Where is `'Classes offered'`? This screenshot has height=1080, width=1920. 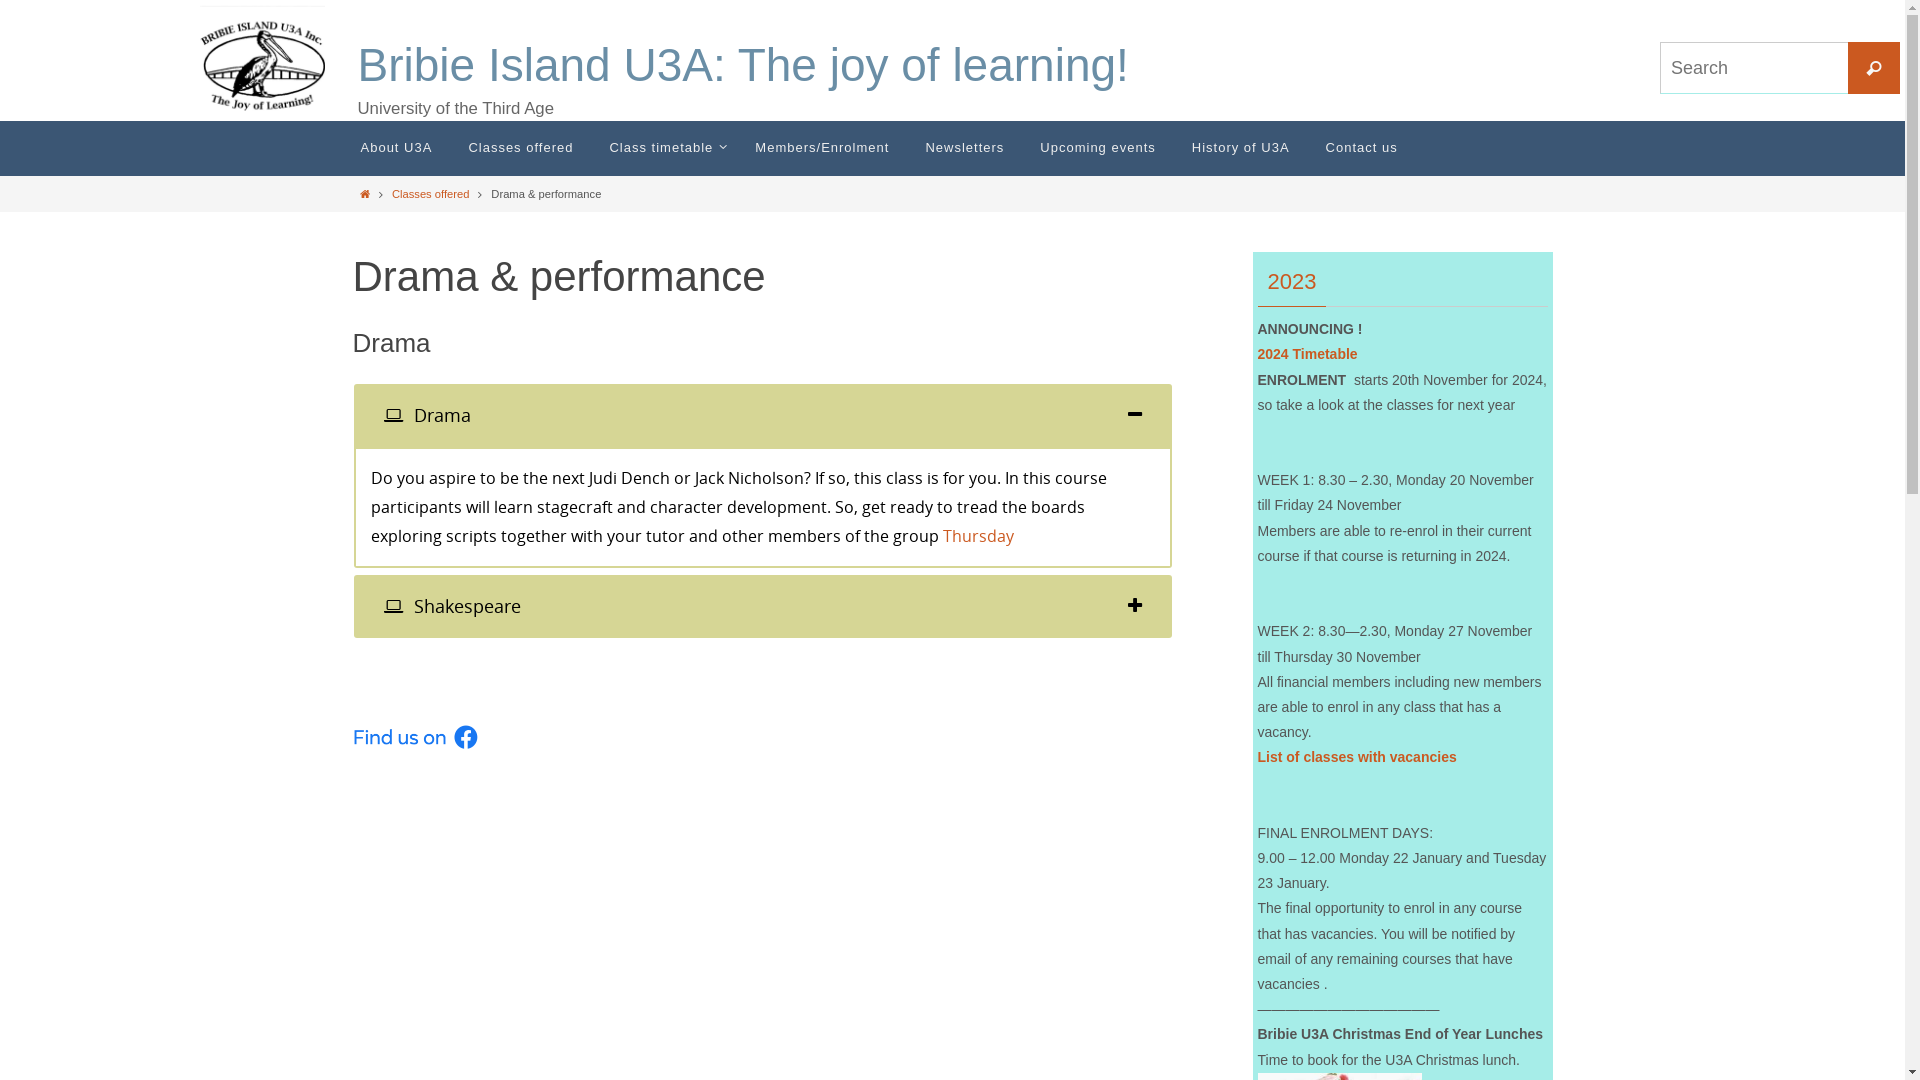 'Classes offered' is located at coordinates (520, 147).